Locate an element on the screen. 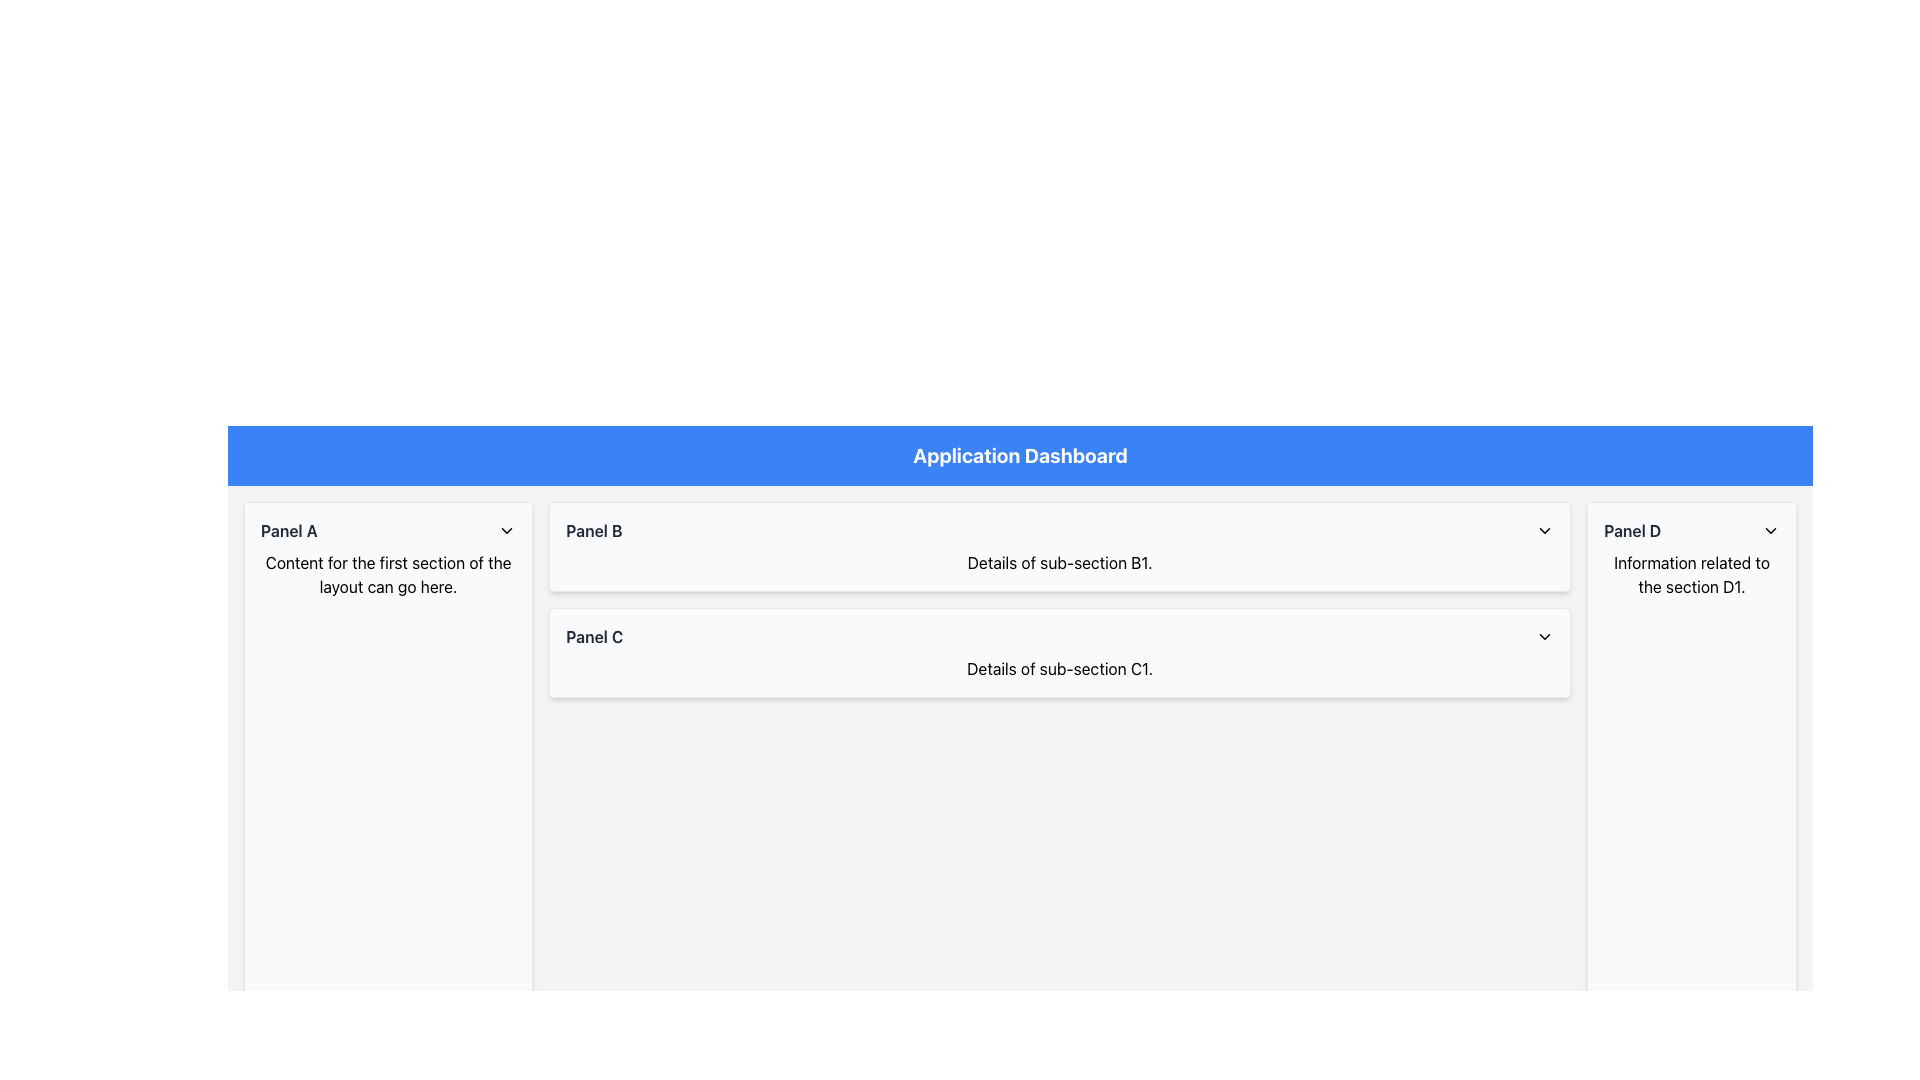 This screenshot has height=1080, width=1920. the static text element providing information for subsection 'B1' within 'Panel B', located below the panel's header is located at coordinates (1059, 563).